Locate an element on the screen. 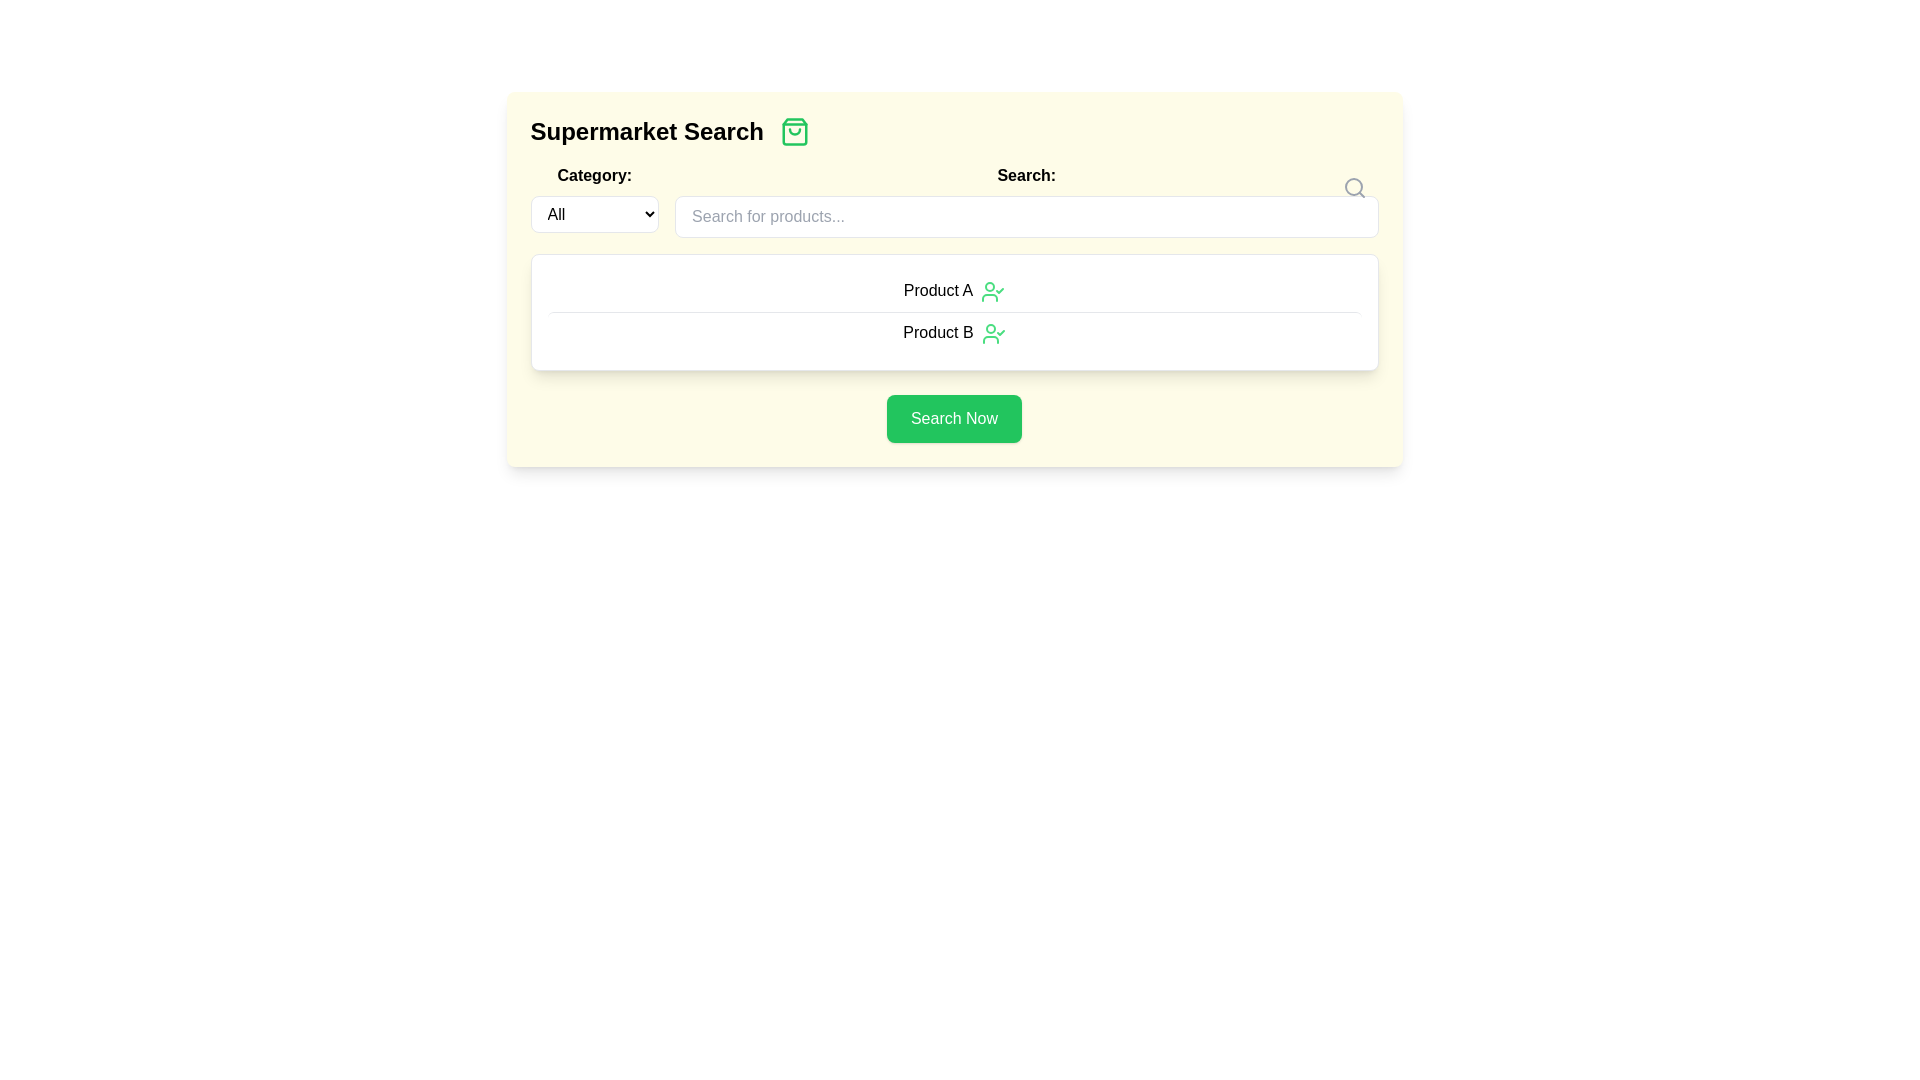  the bold text label reading 'Category:' positioned at the top of the dropdown component is located at coordinates (593, 175).